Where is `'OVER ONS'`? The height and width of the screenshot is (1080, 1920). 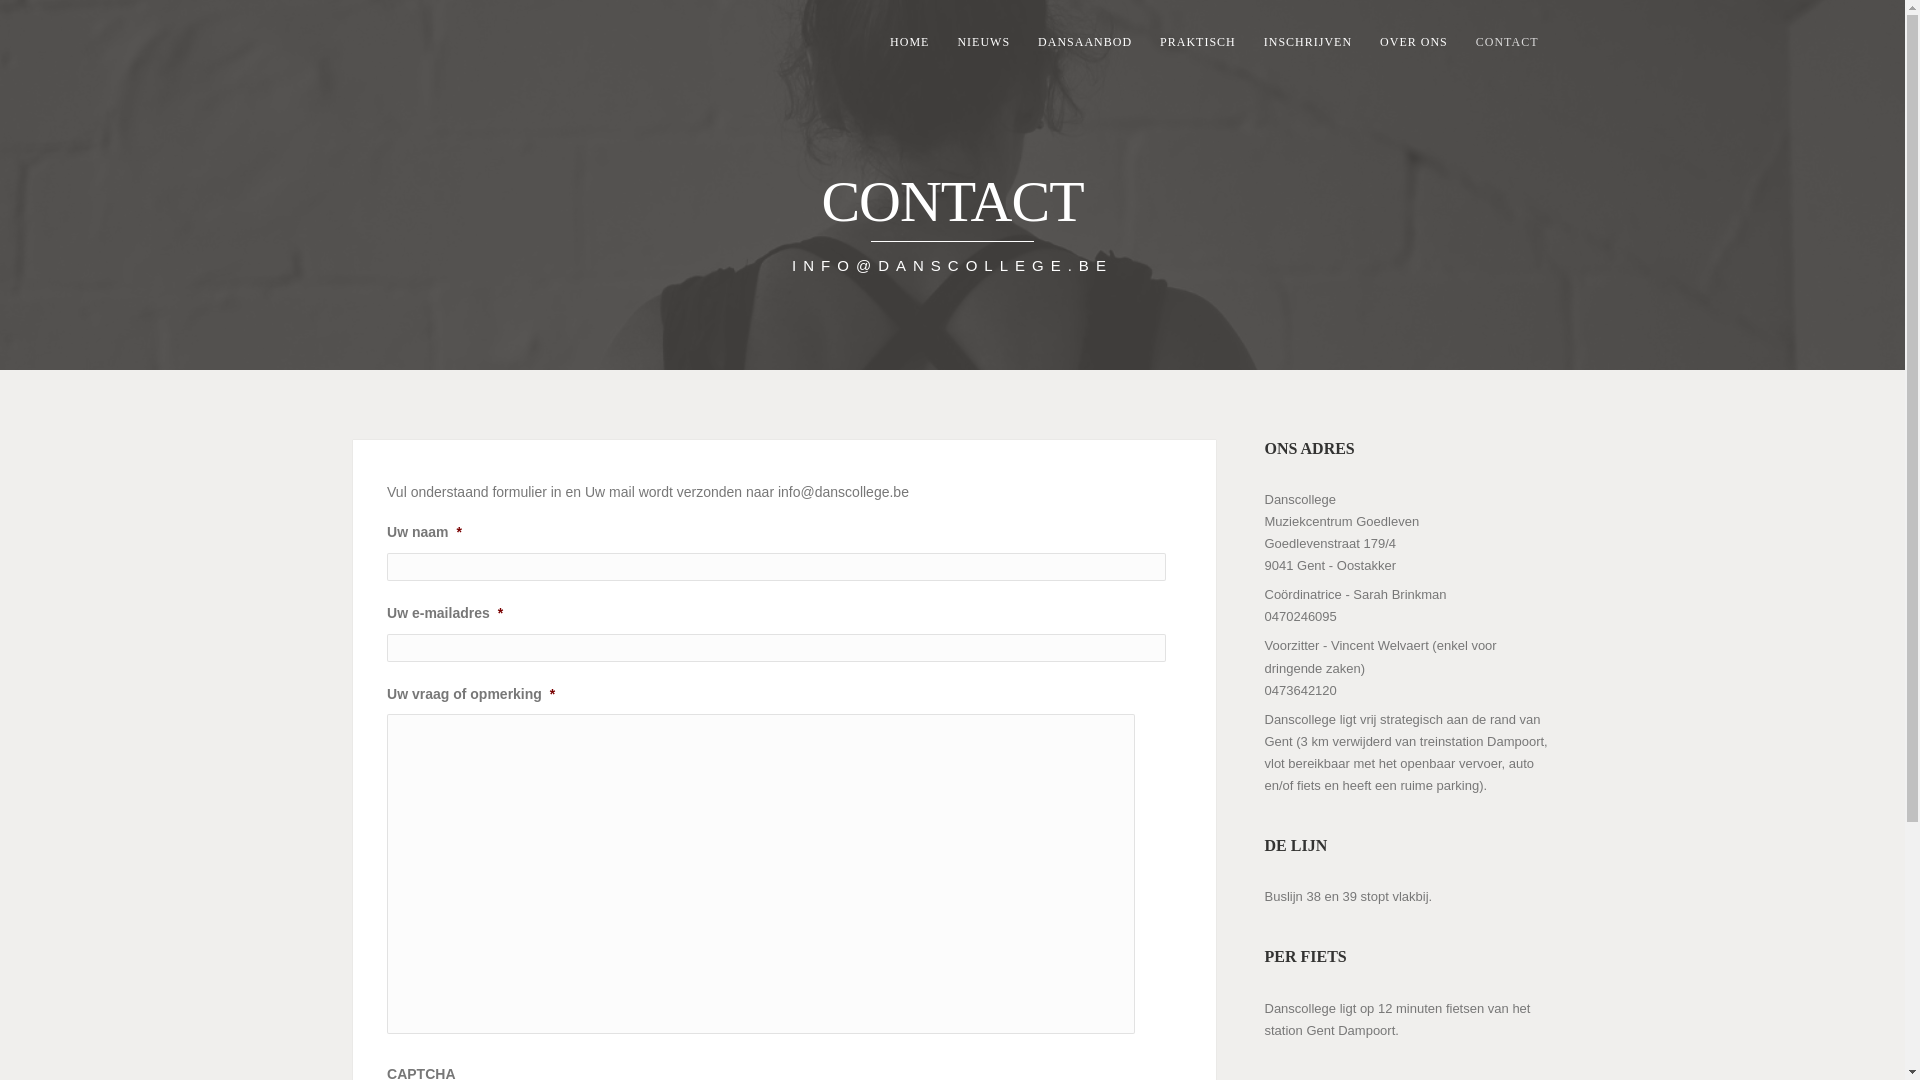 'OVER ONS' is located at coordinates (1413, 42).